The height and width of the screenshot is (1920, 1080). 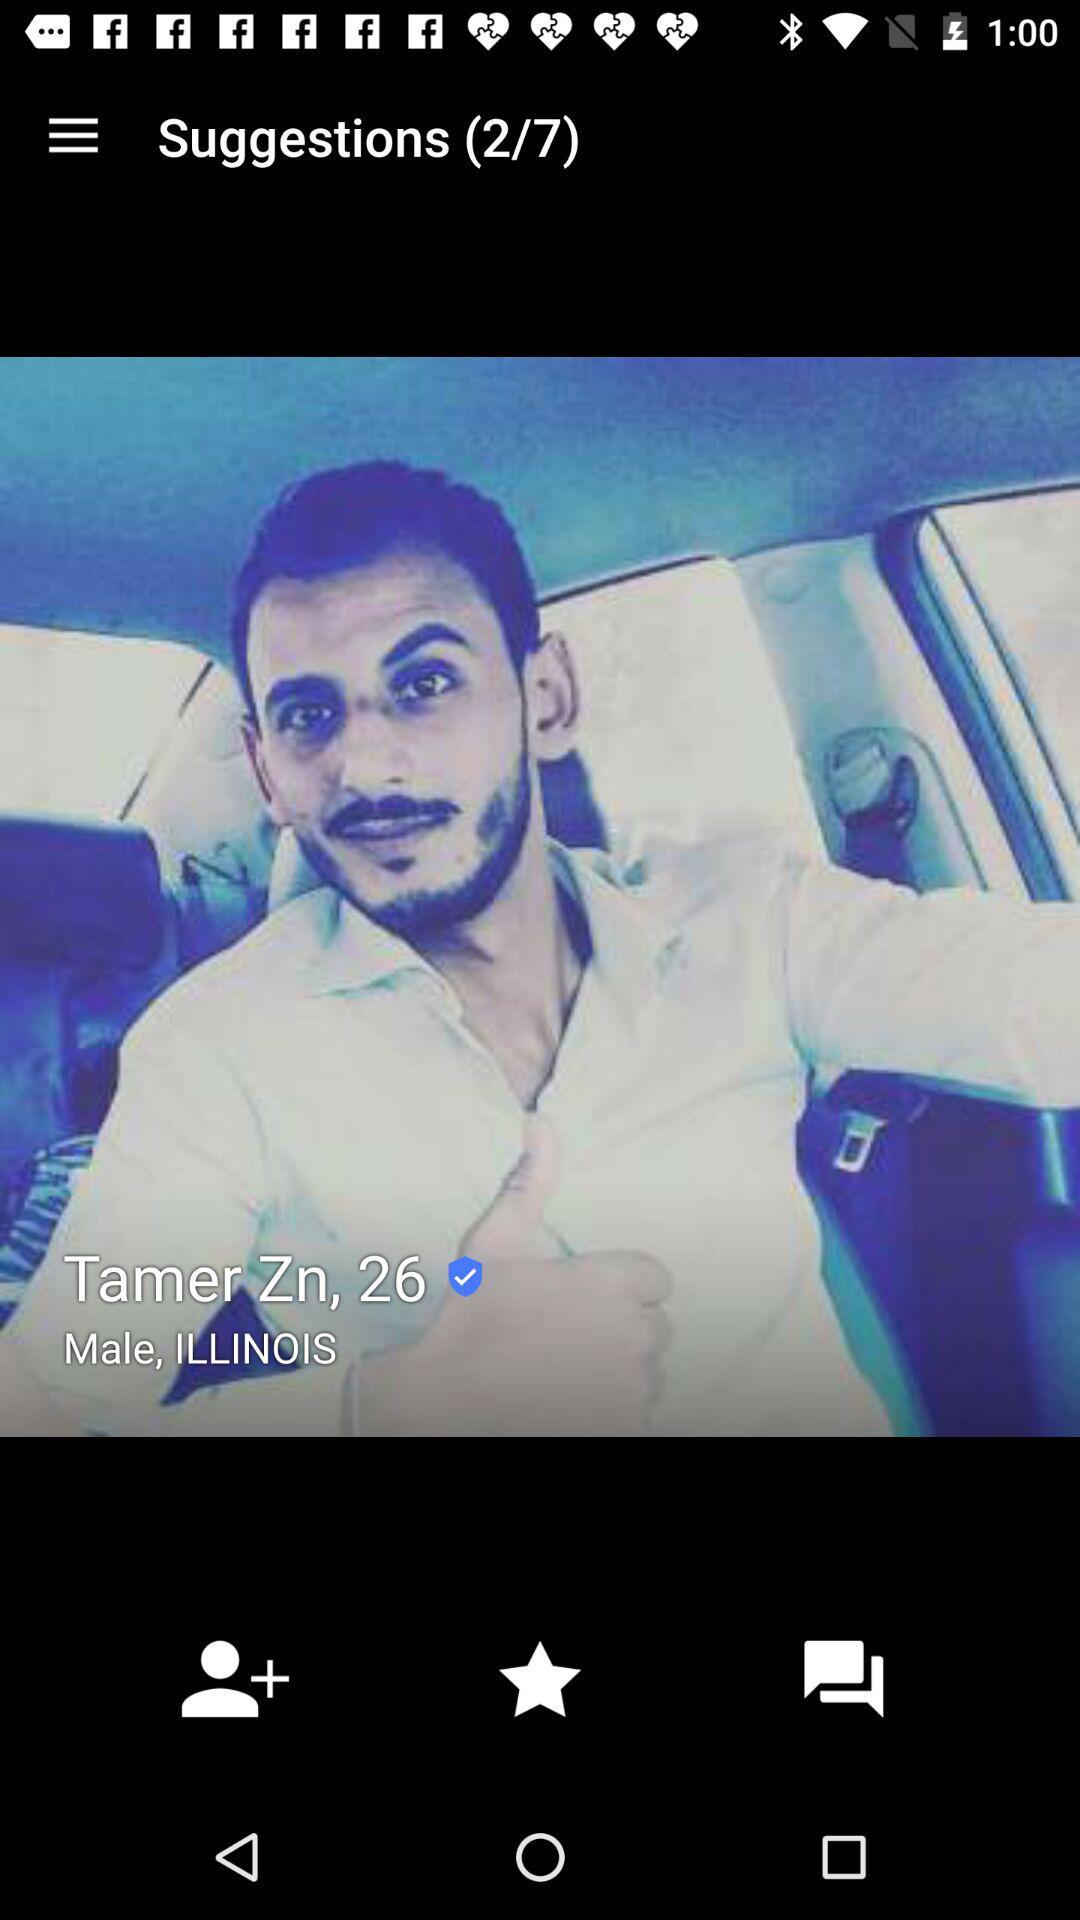 I want to click on the chat icon, so click(x=843, y=1678).